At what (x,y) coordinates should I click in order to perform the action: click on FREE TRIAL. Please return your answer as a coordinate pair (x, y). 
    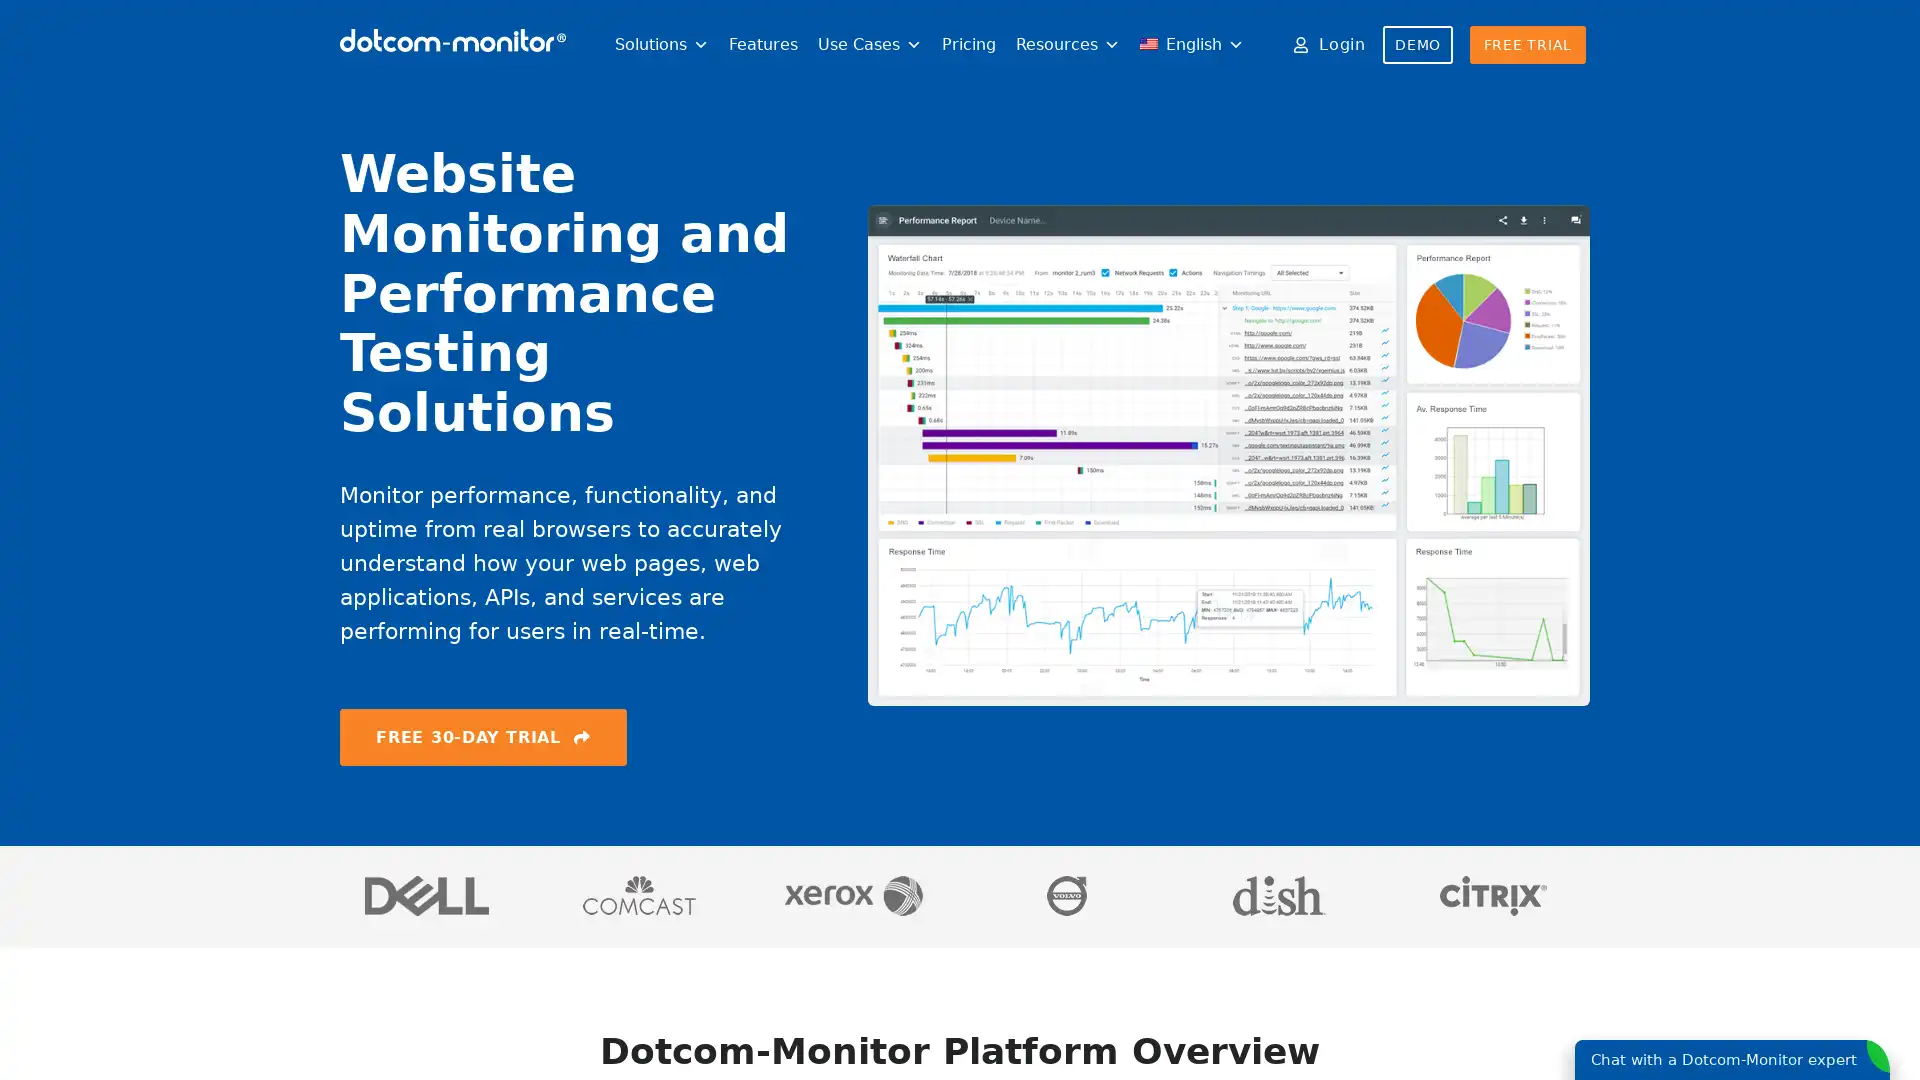
    Looking at the image, I should click on (1526, 45).